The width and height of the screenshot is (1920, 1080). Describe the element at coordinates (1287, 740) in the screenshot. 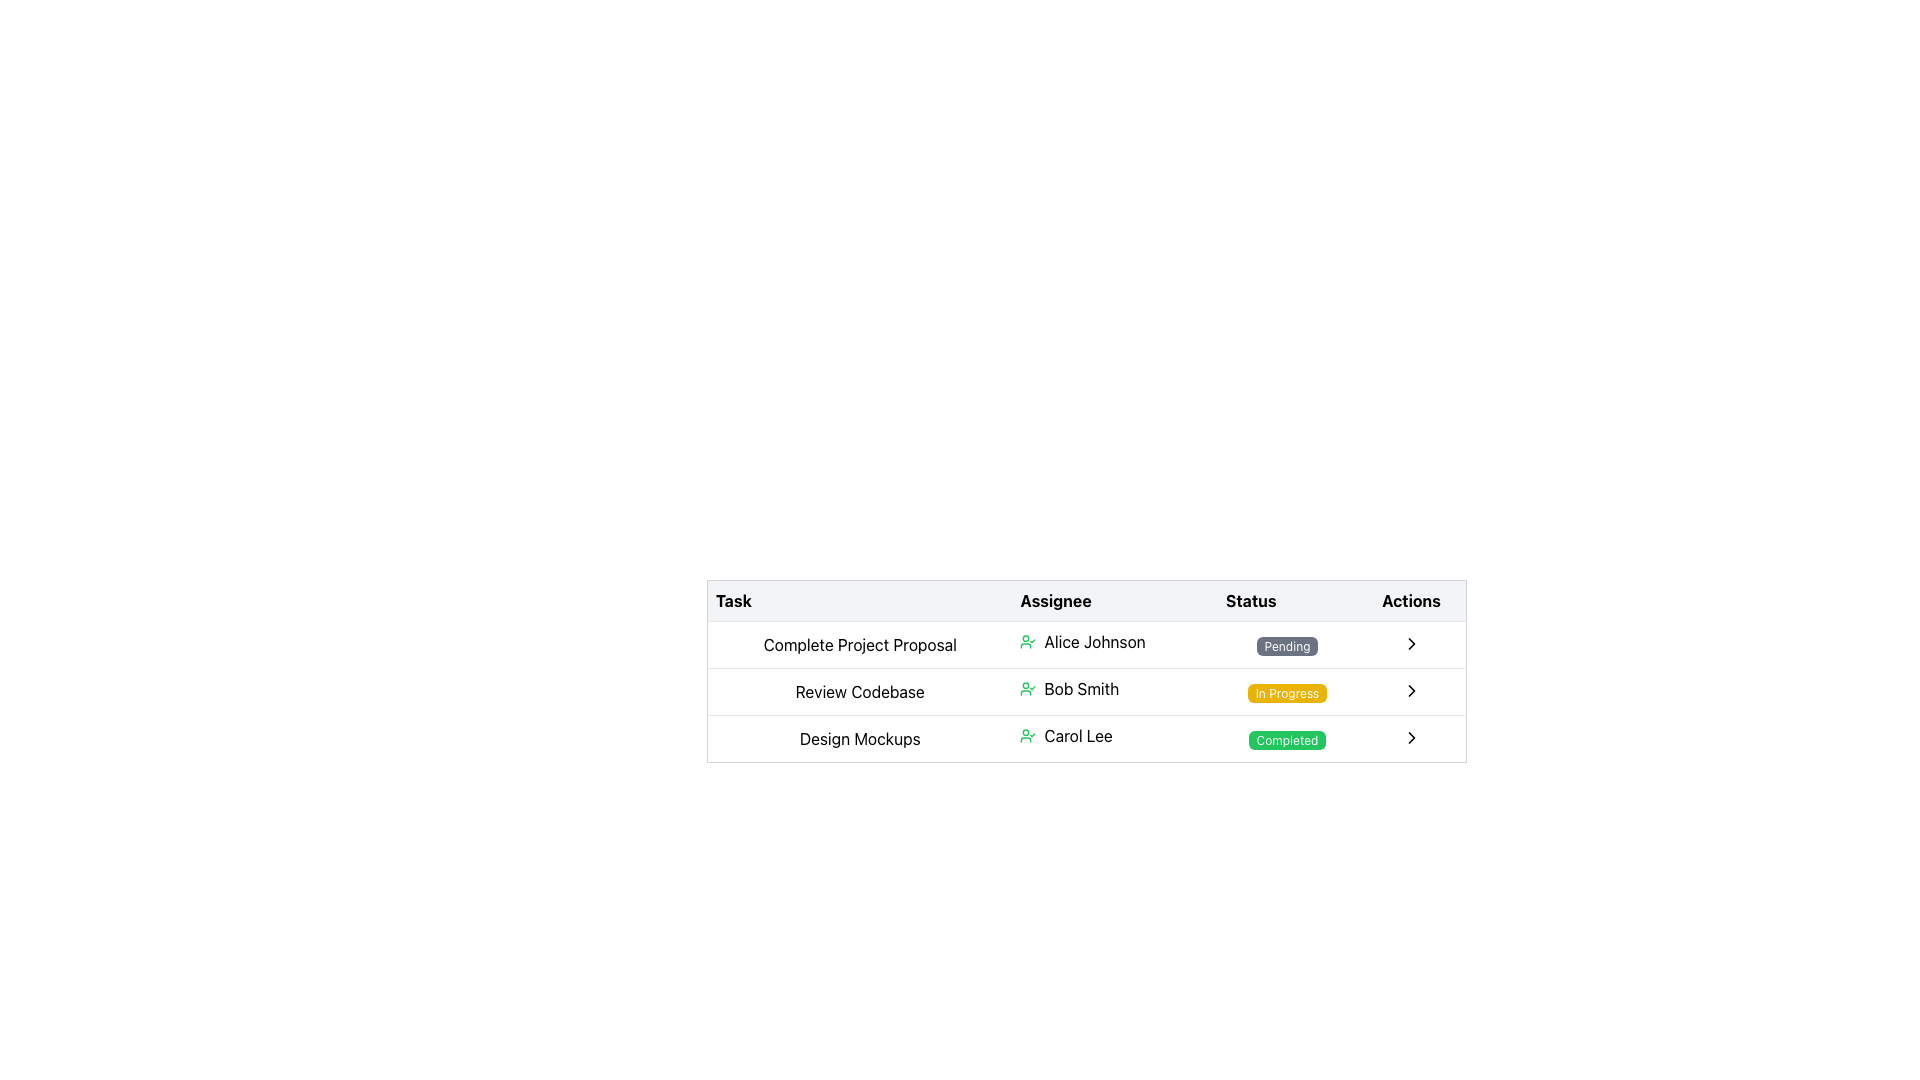

I see `the Status Badge in the 'Status' column of the third row for the 'Design Mockups' task` at that location.